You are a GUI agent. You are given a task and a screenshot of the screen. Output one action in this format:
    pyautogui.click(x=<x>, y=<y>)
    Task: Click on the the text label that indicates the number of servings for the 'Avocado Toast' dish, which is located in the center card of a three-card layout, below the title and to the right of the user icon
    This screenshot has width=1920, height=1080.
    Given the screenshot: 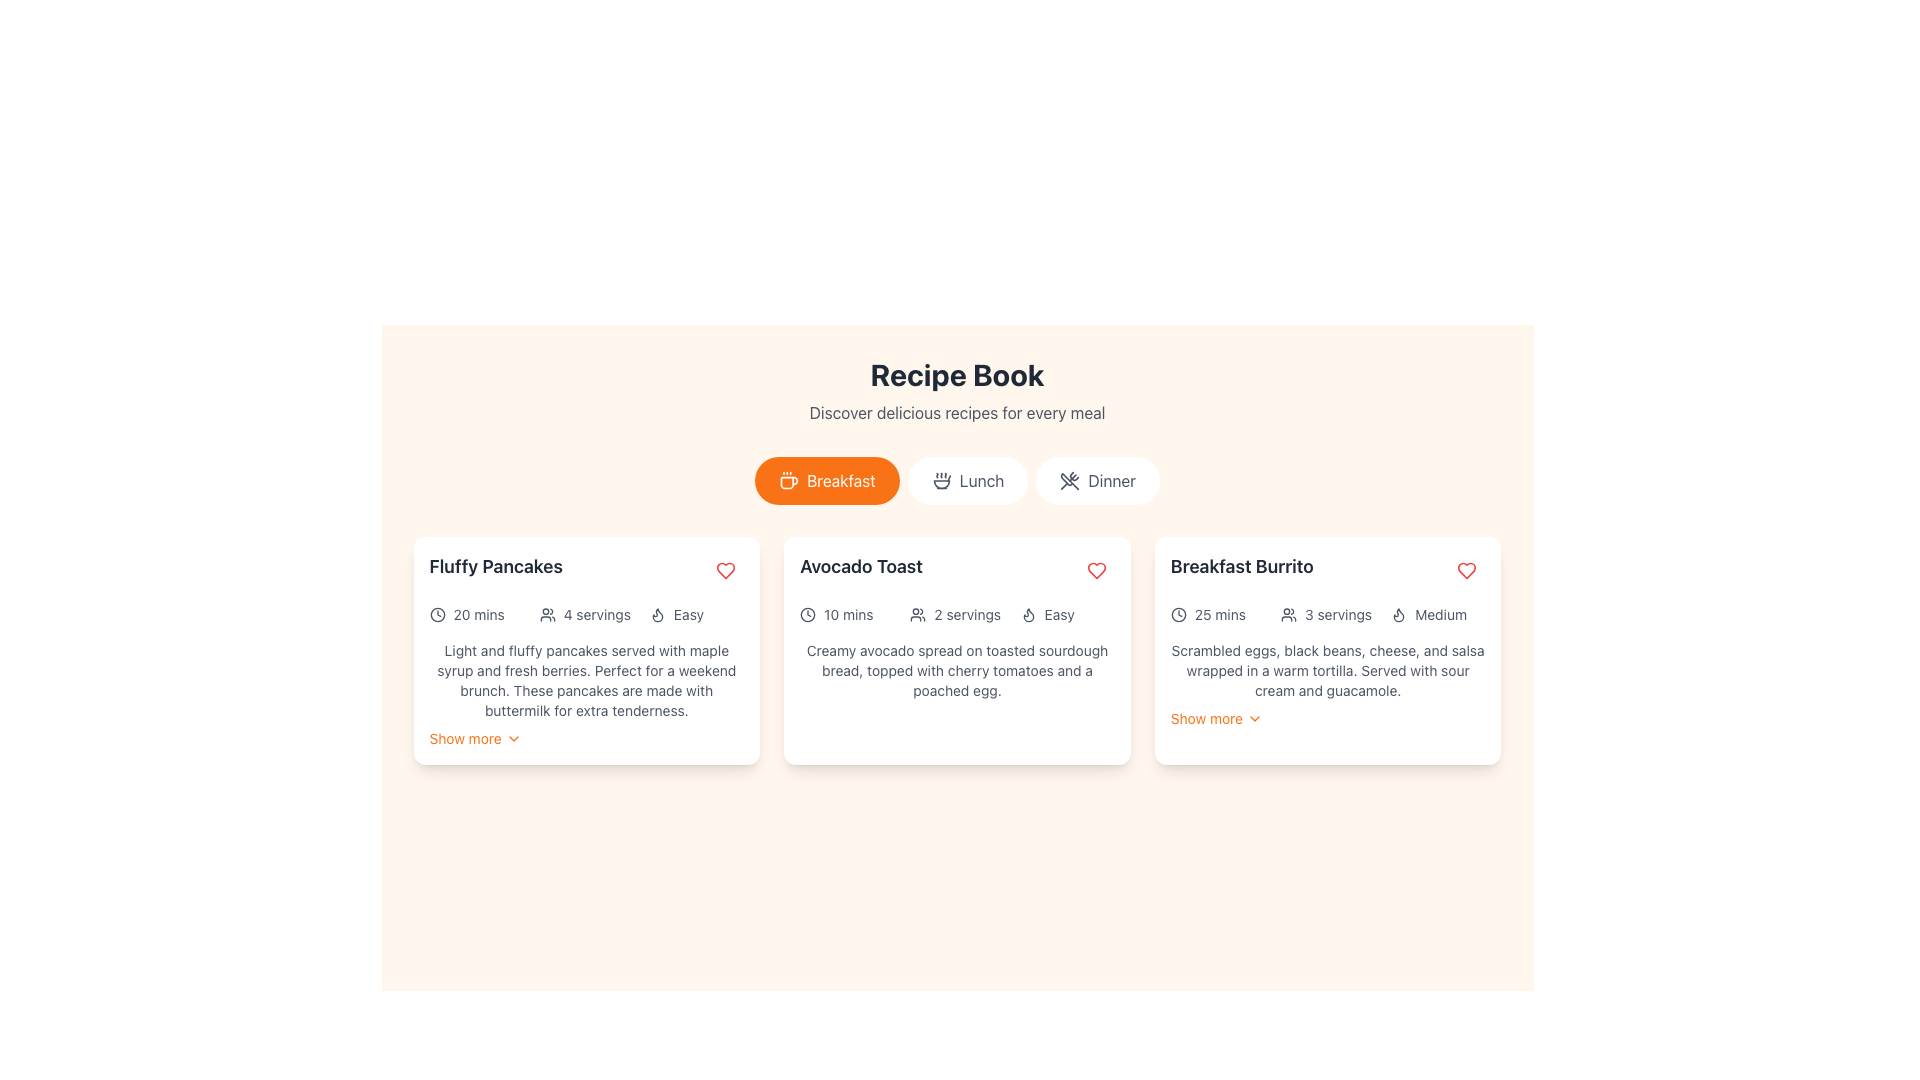 What is the action you would take?
    pyautogui.click(x=967, y=613)
    